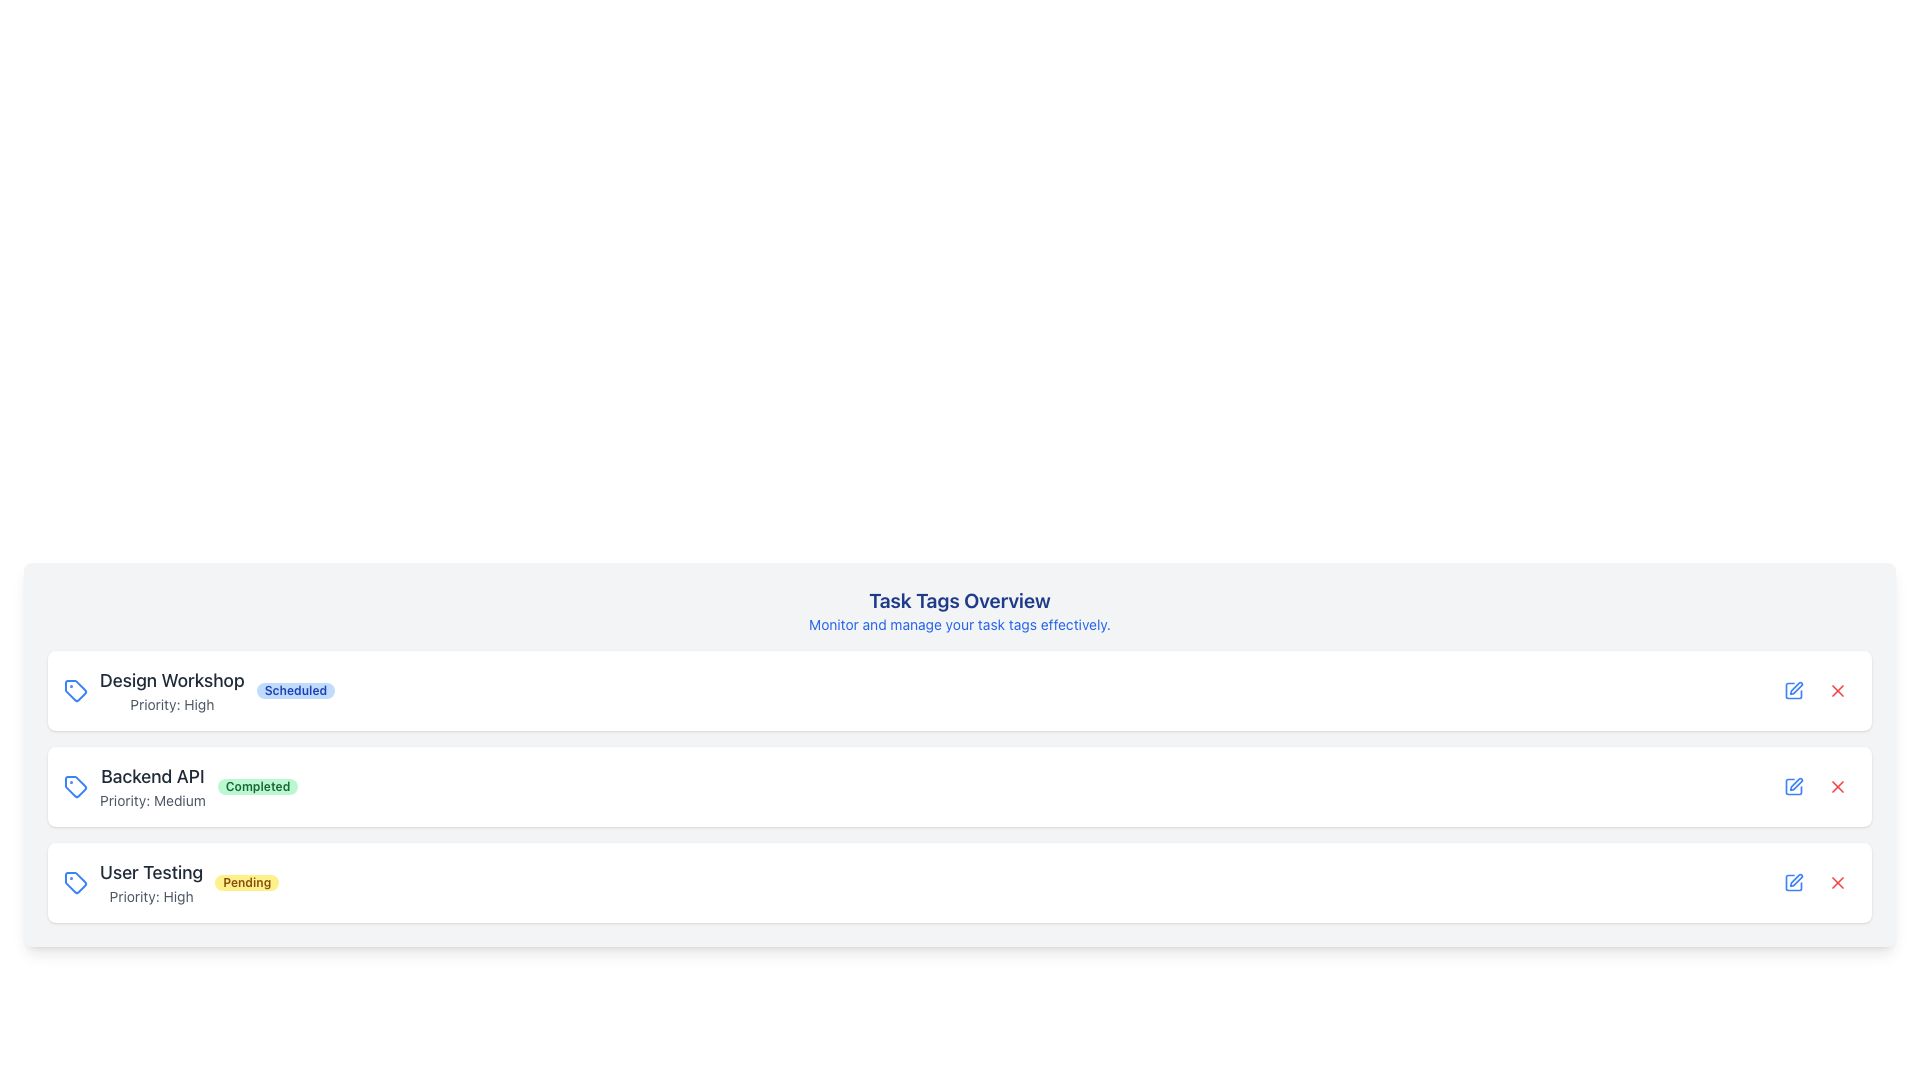 This screenshot has height=1080, width=1920. What do you see at coordinates (1794, 785) in the screenshot?
I see `the small blue edit icon located in the last row of the task list, just to the left of the red close button, to initiate editing` at bounding box center [1794, 785].